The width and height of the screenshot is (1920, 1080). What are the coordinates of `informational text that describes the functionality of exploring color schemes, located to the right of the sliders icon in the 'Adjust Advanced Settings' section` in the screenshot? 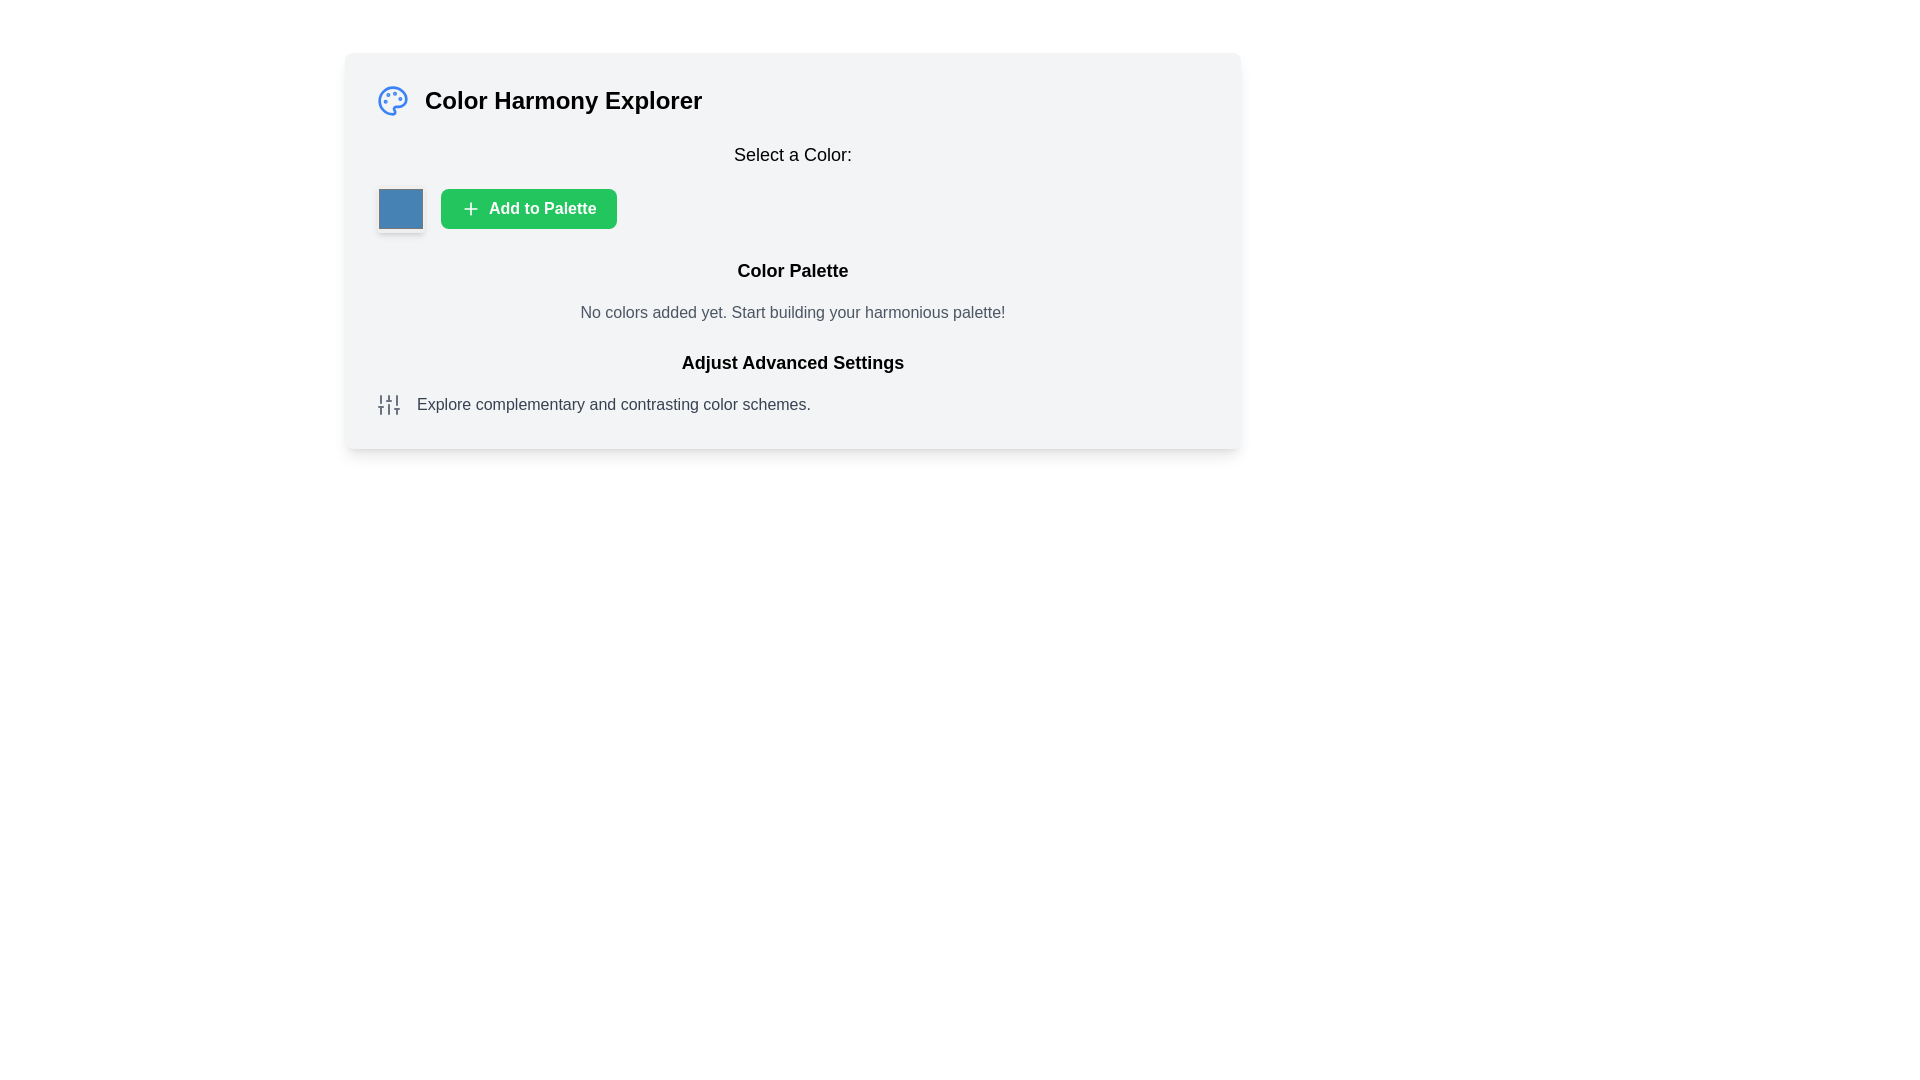 It's located at (613, 405).